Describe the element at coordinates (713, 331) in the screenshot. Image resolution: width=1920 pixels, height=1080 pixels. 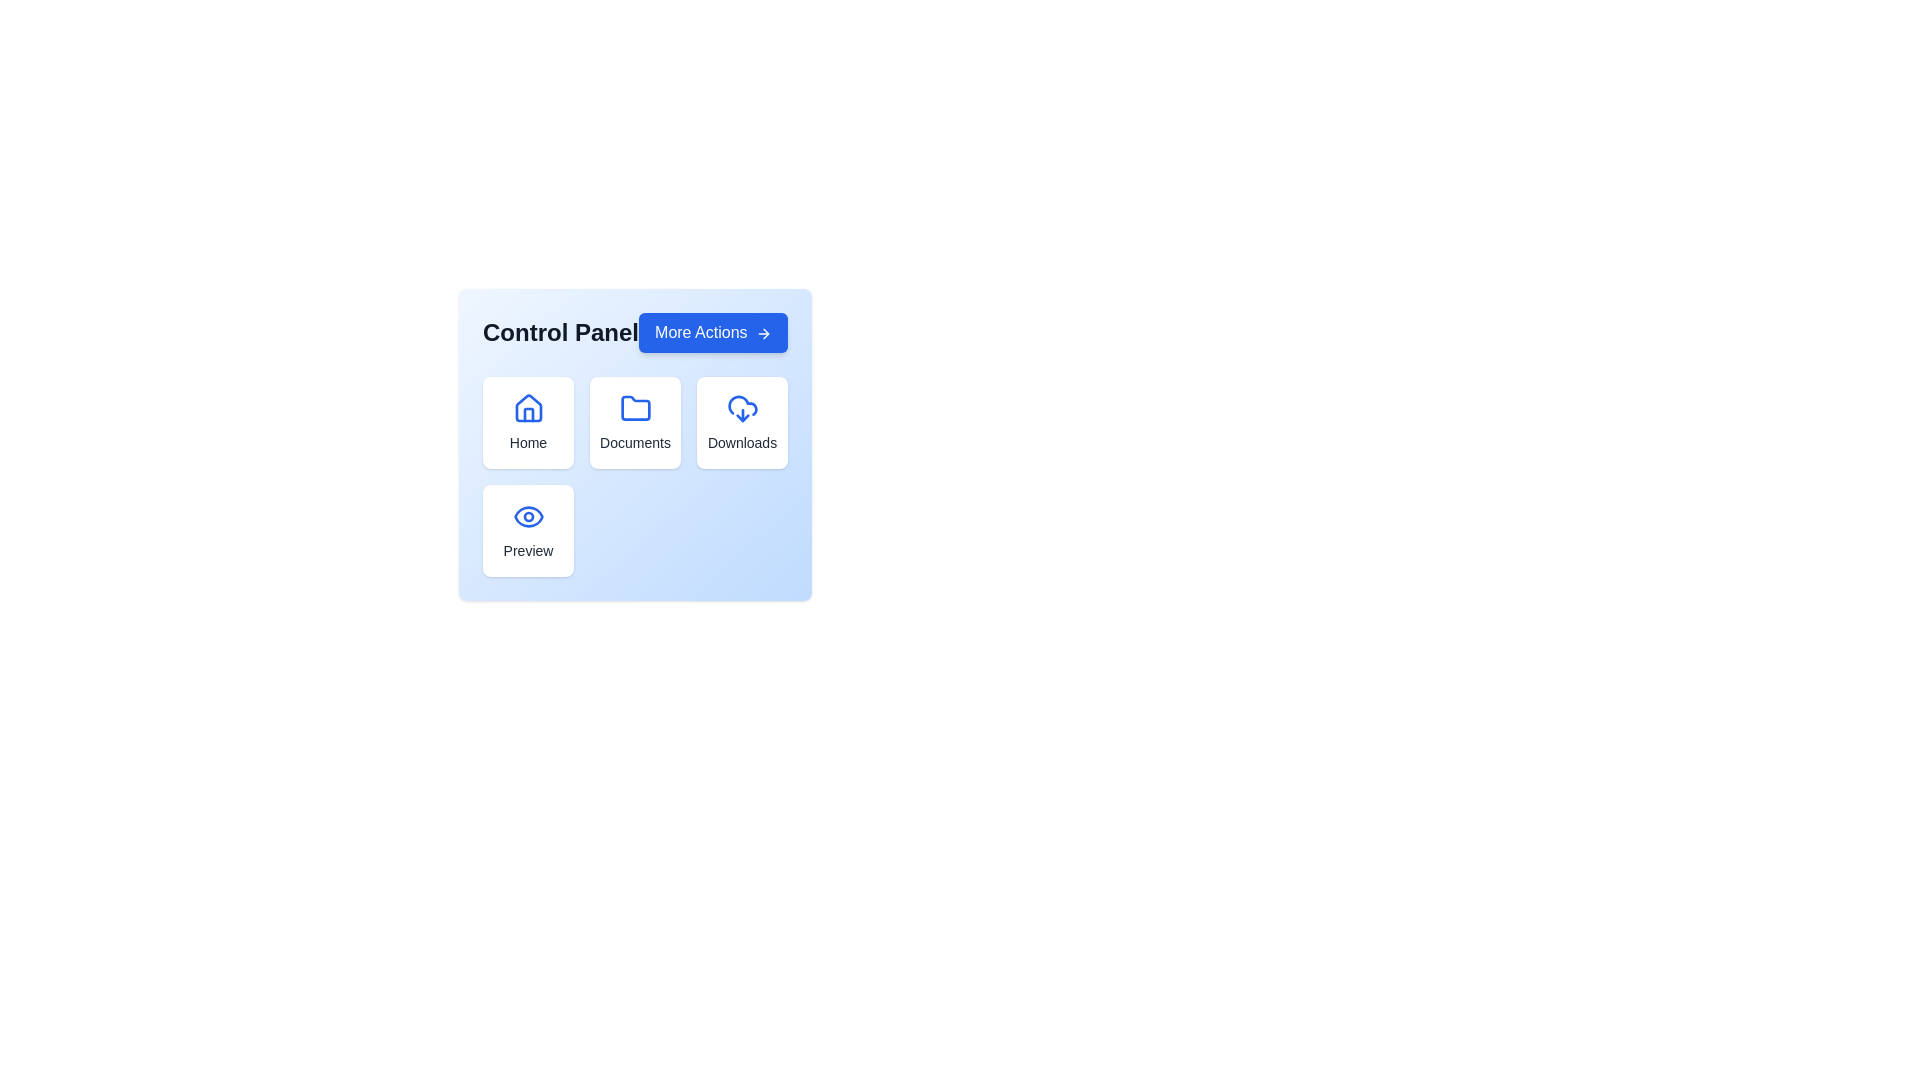
I see `the 'More Actions' button located at the top-right corner of the panel, which has a blue background, white bold text, and a right-pointing arrow icon` at that location.